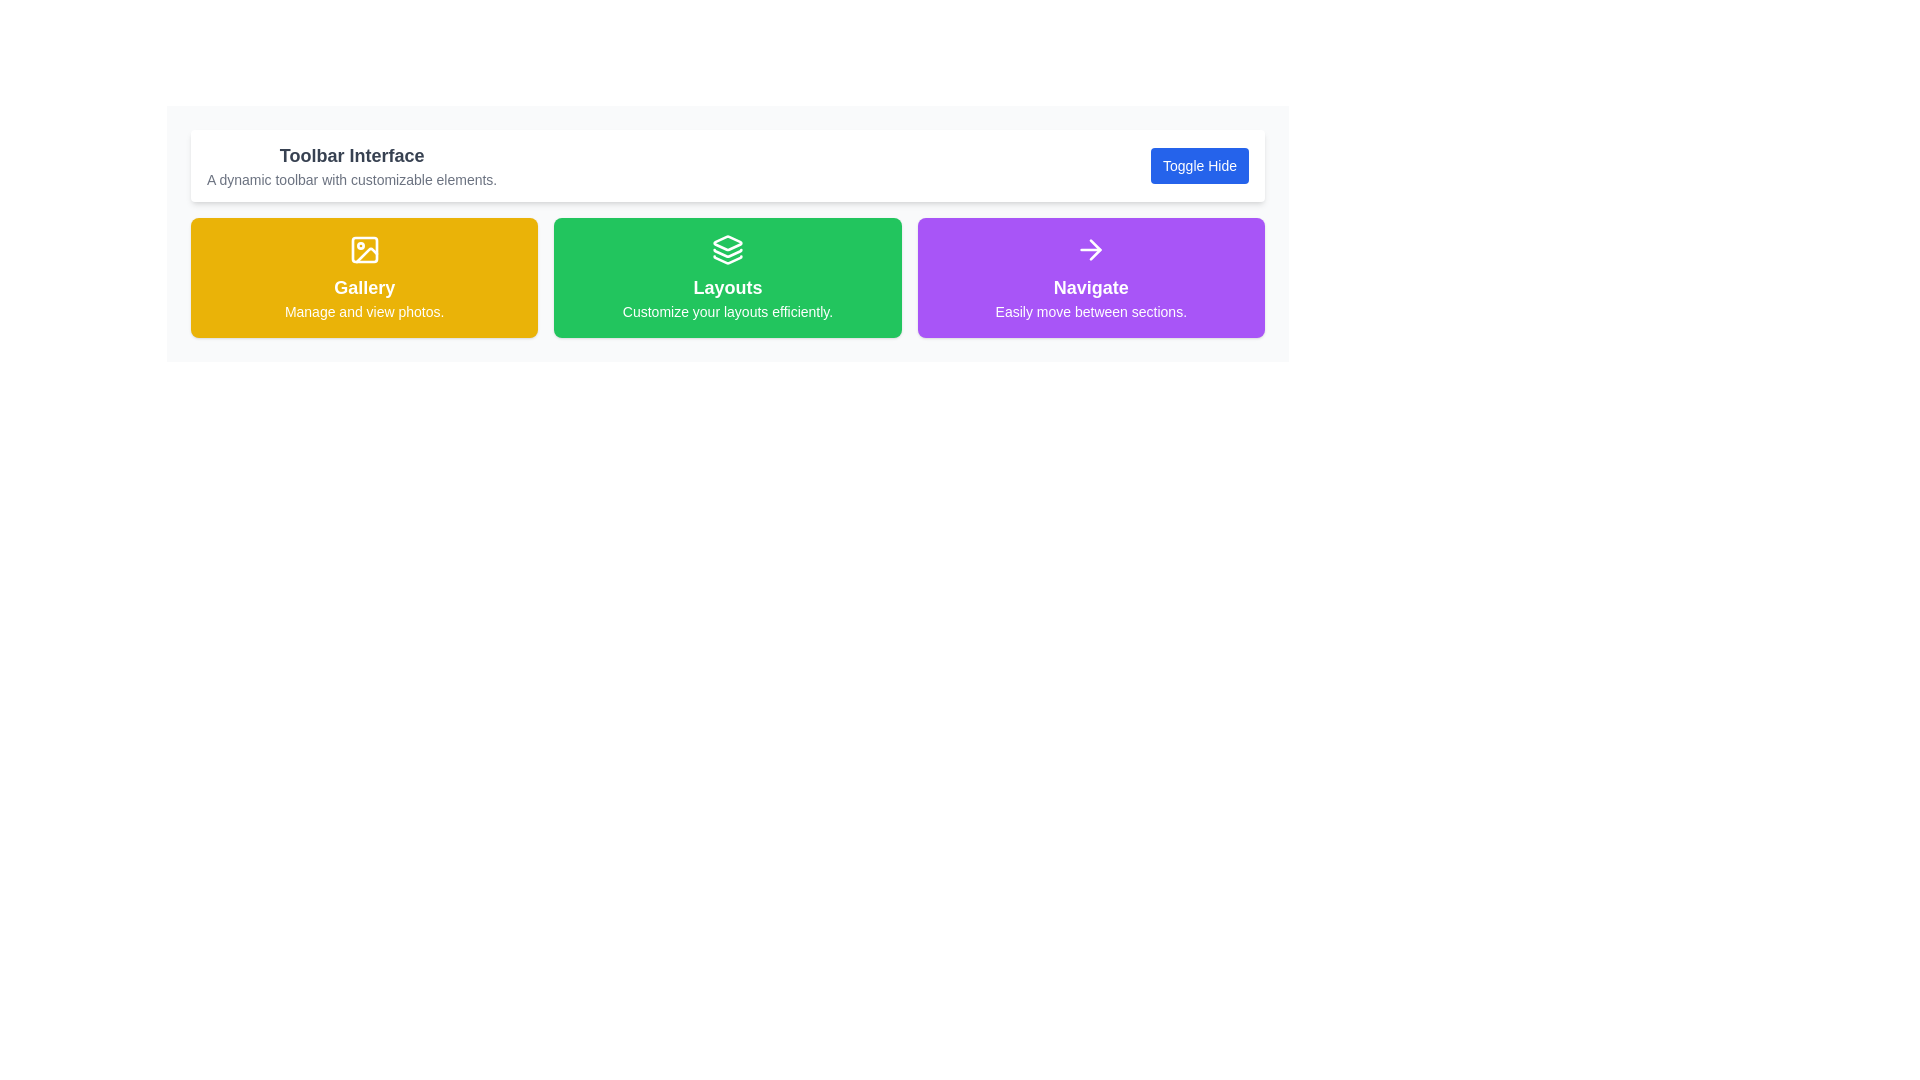  Describe the element at coordinates (1090, 312) in the screenshot. I see `the static text element that provides a descriptive subtitle for the main title 'Navigate', located directly below the title and adjacent to a right-arrow icon` at that location.